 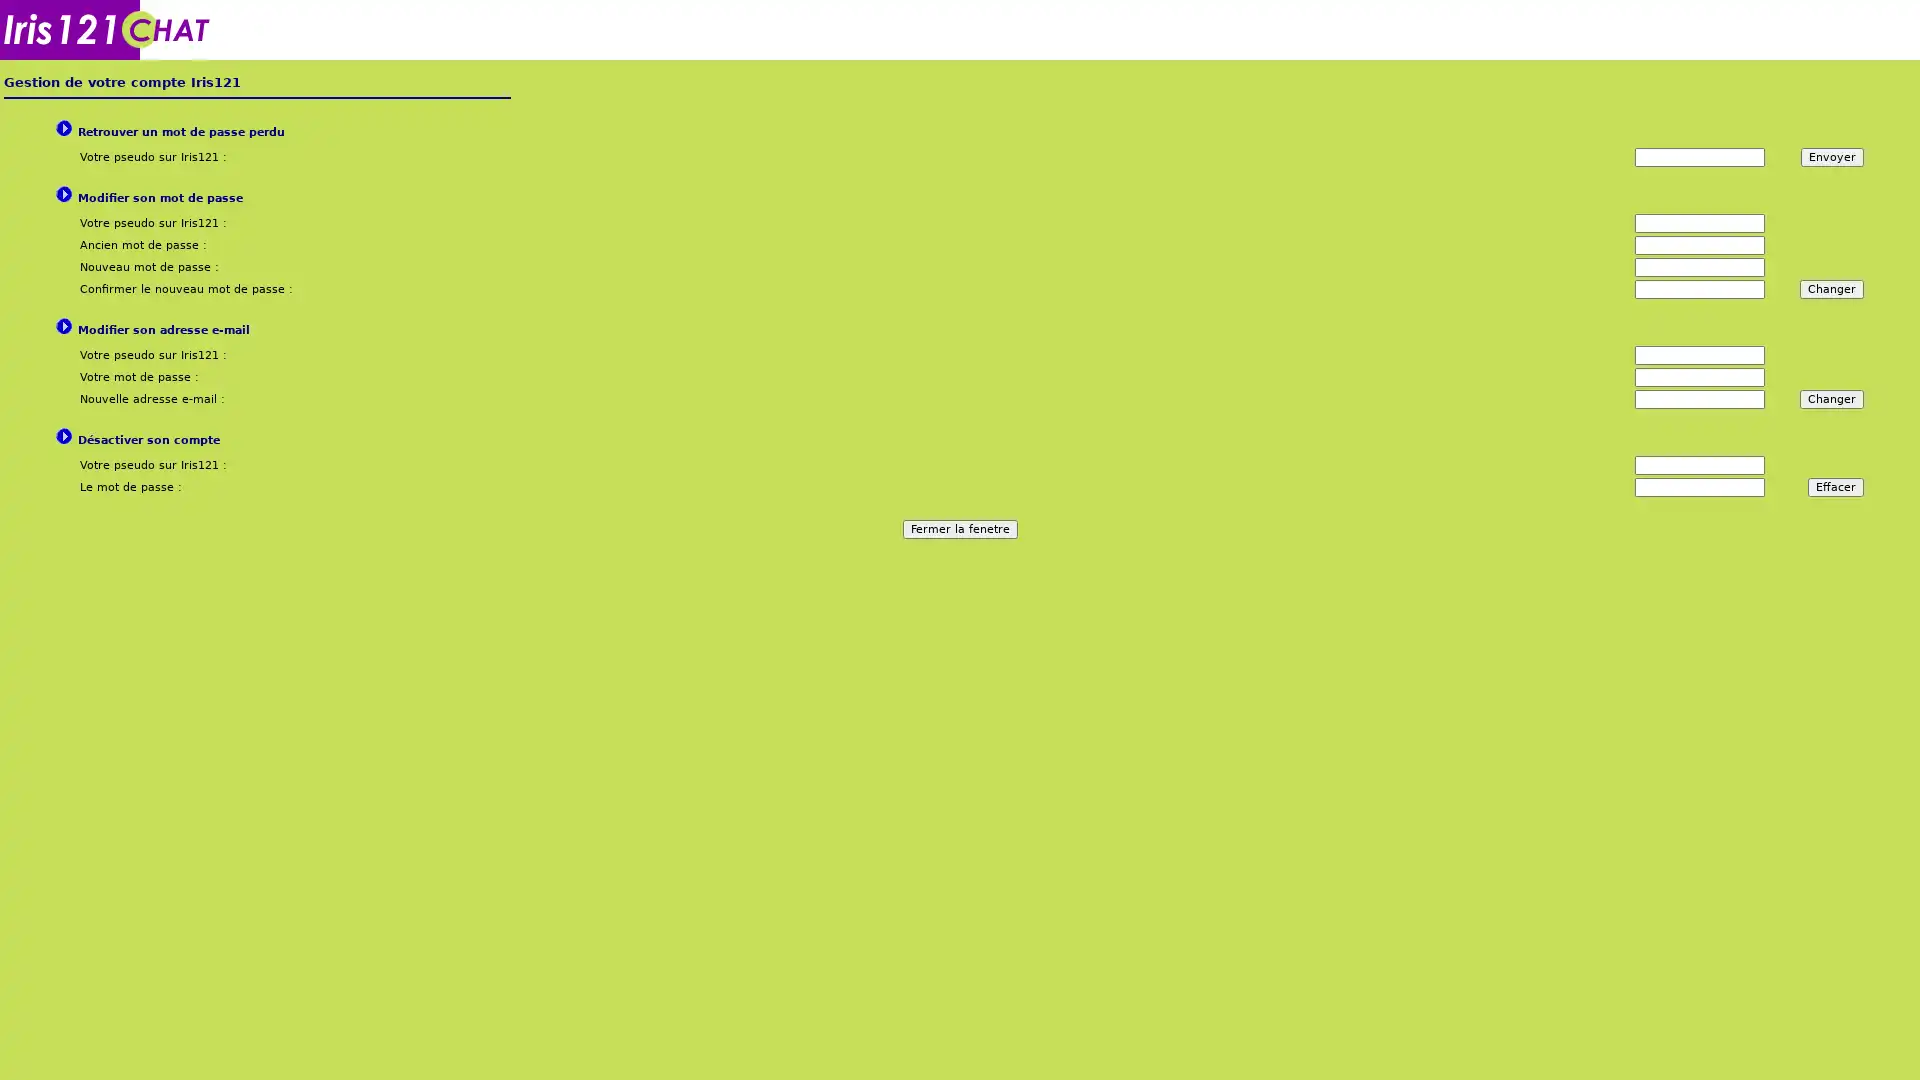 What do you see at coordinates (1832, 399) in the screenshot?
I see `Changer` at bounding box center [1832, 399].